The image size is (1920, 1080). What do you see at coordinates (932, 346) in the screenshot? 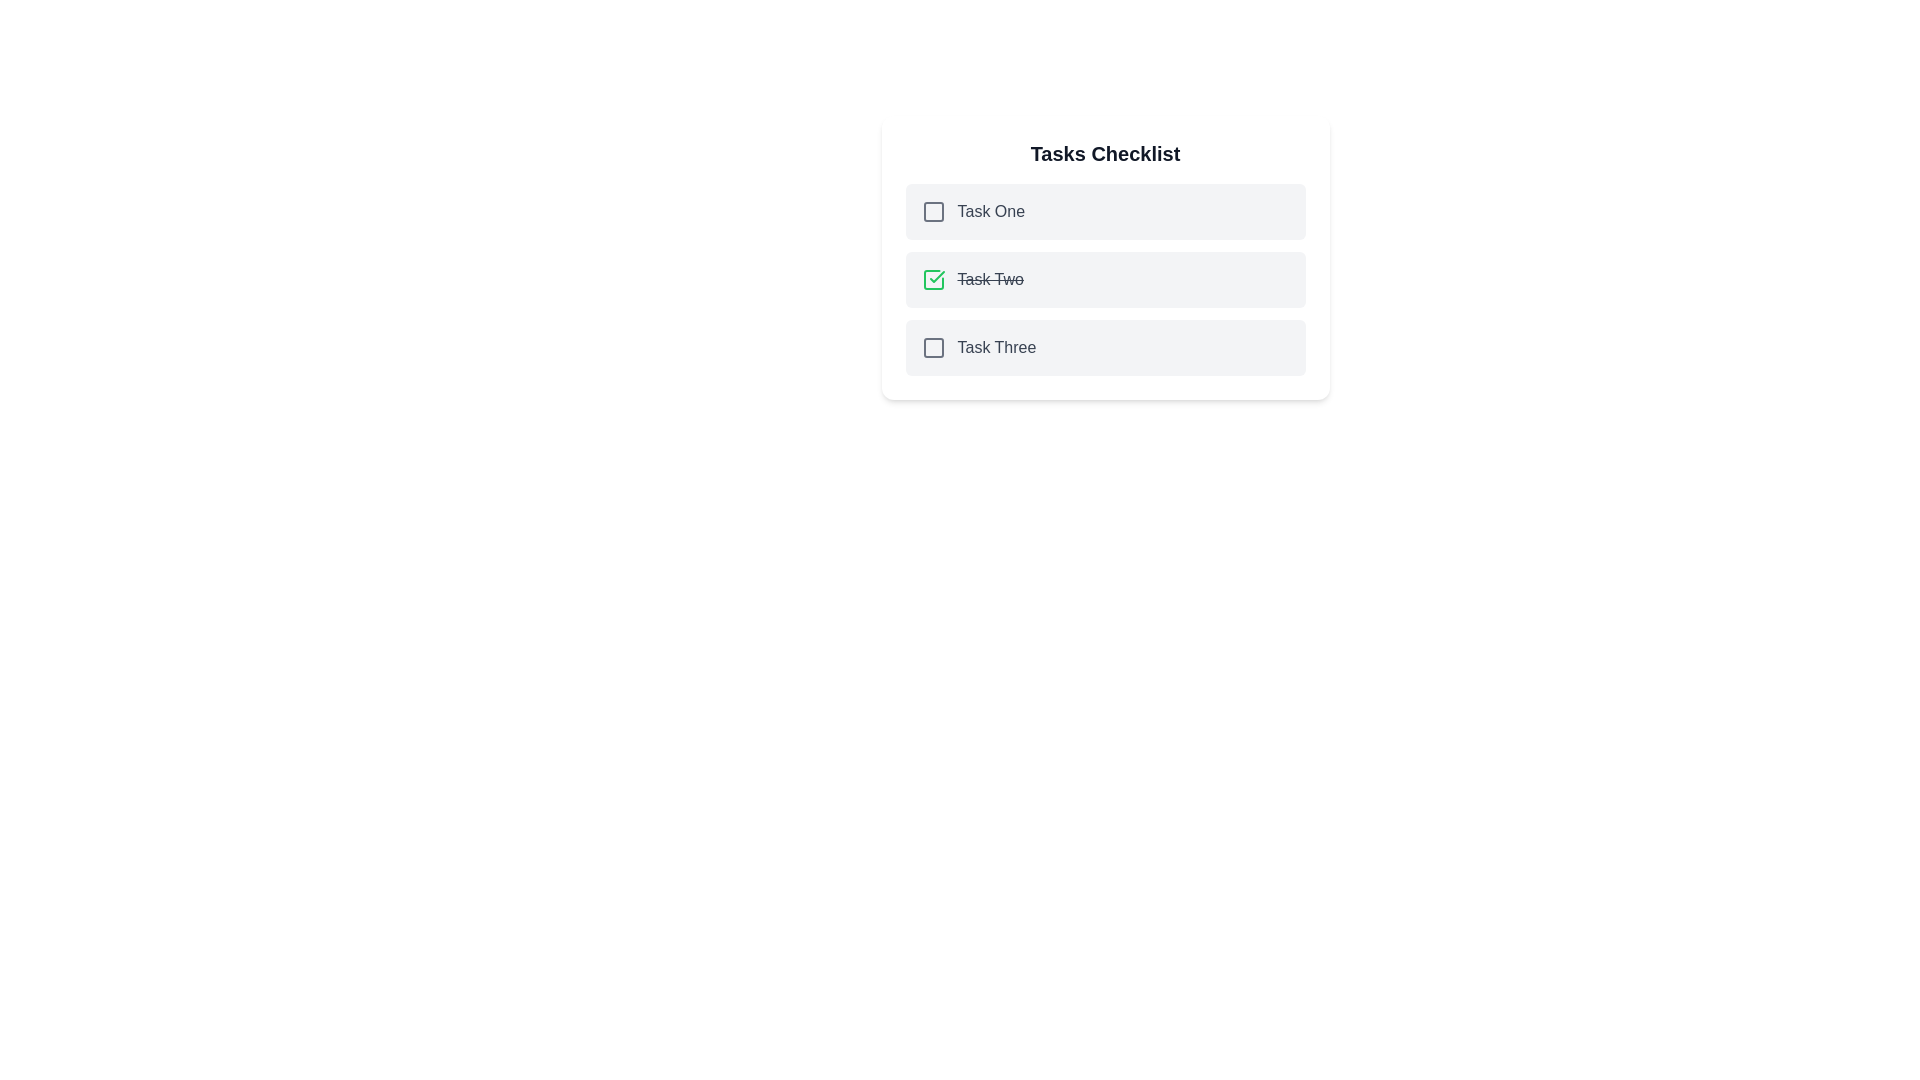
I see `the Square indicator icon that visually indicates the completion or selection state of the third task item in the 'Tasks Checklist' interface, aligned with the text 'Task Three'` at bounding box center [932, 346].